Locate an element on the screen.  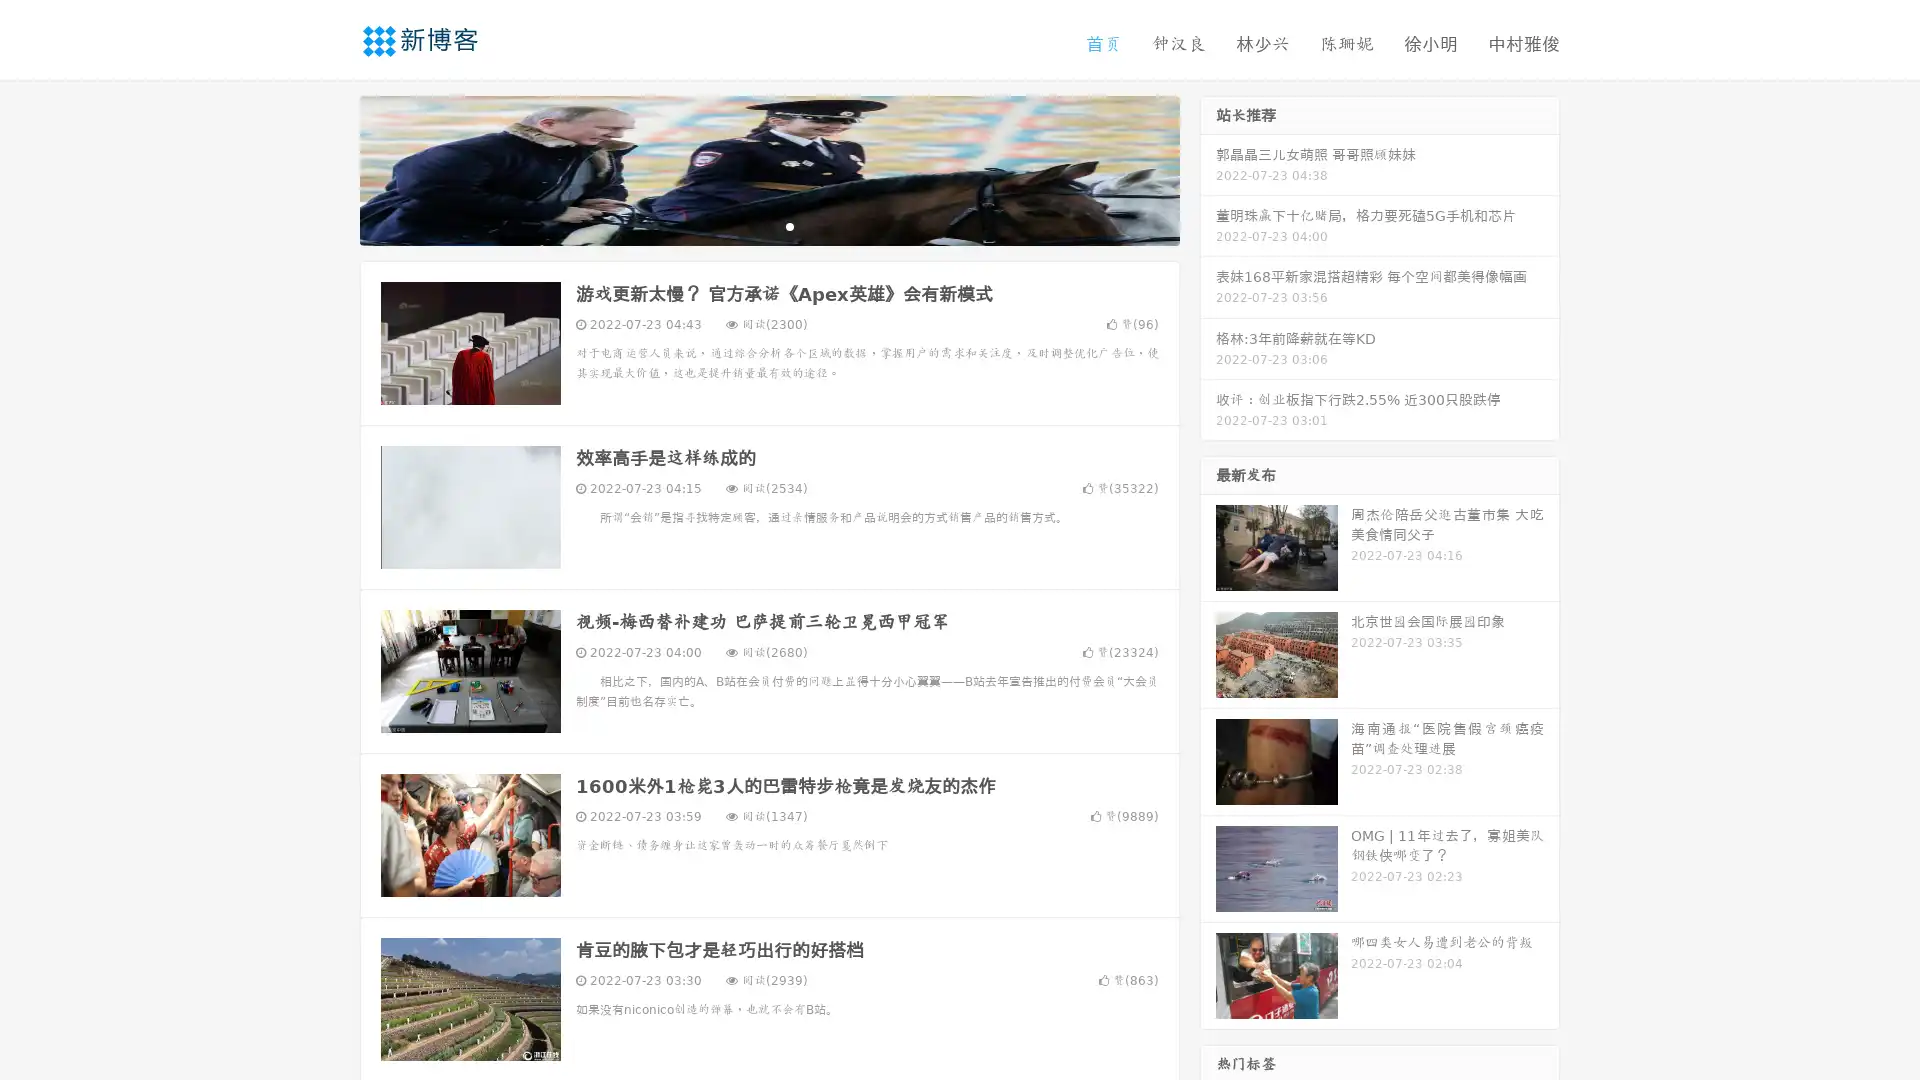
Previous slide is located at coordinates (330, 168).